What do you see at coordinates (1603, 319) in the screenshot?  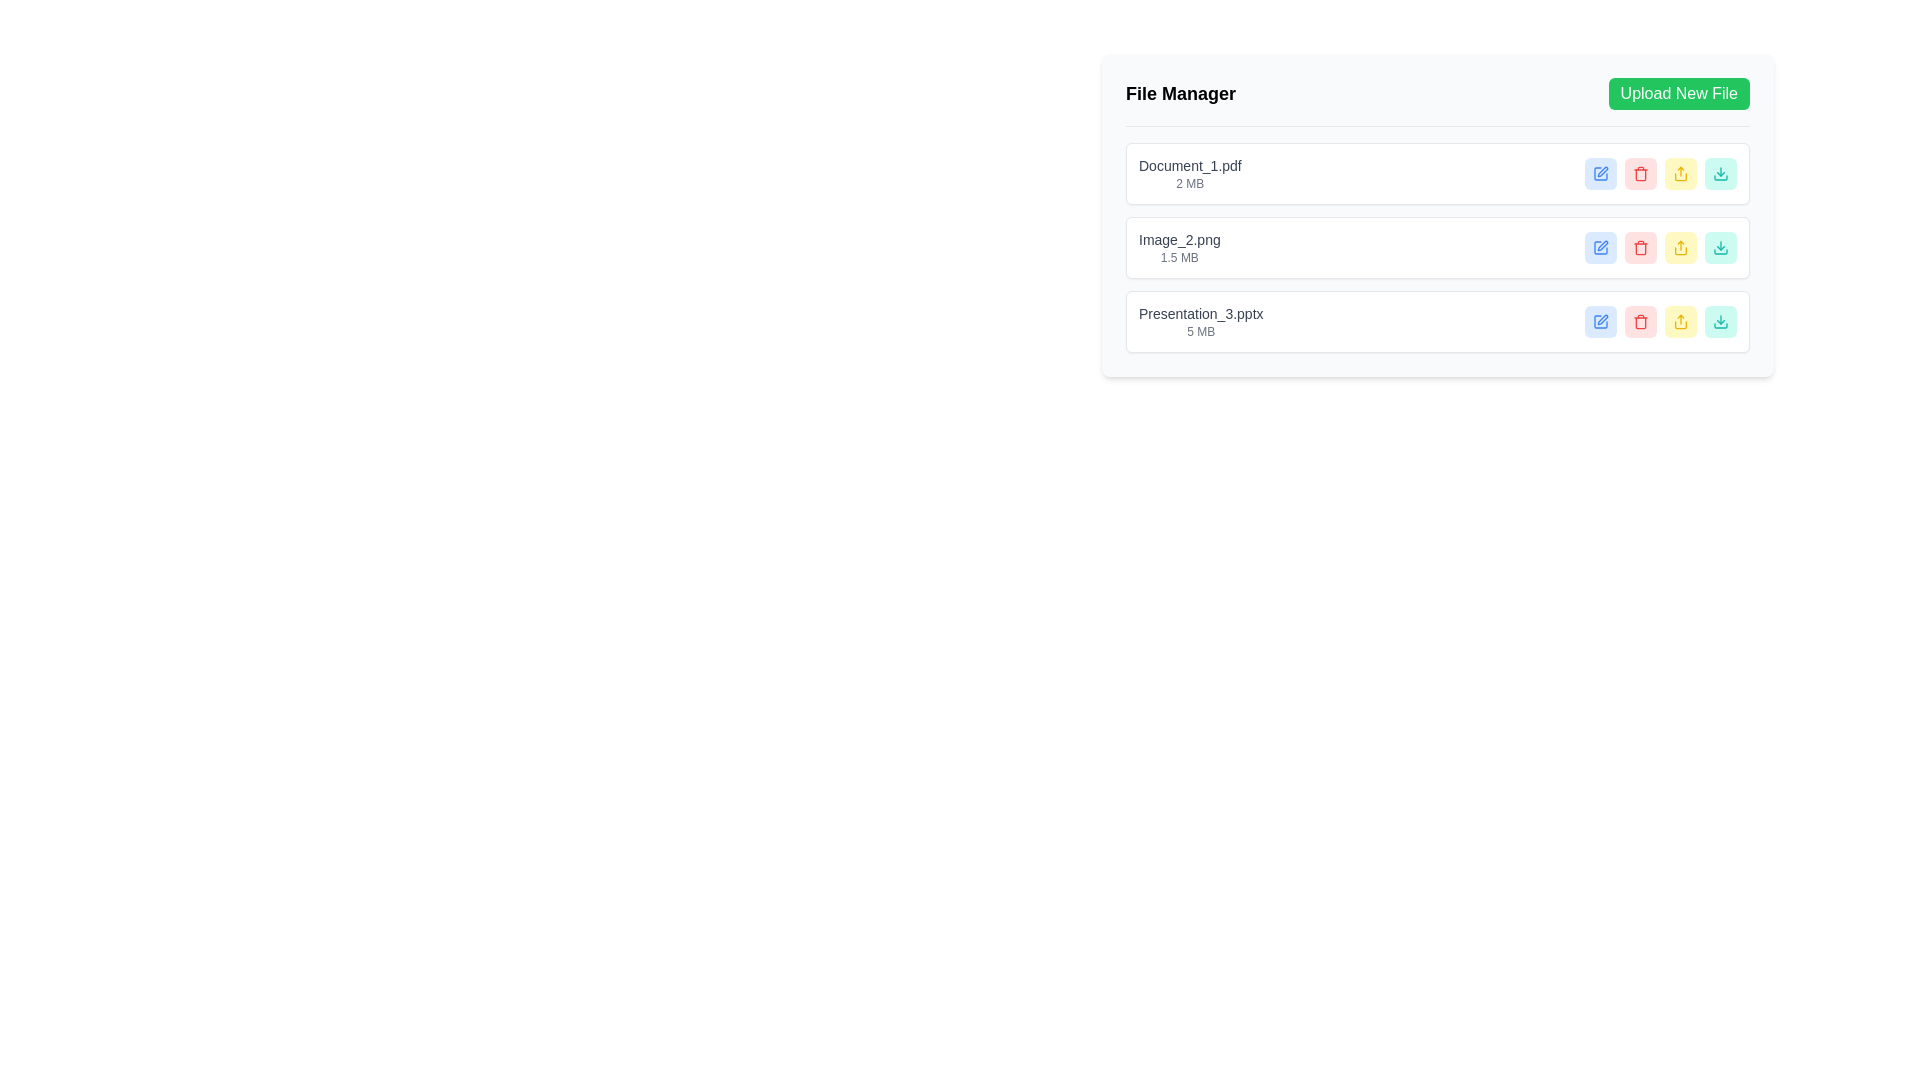 I see `the editing tool icon, which is a small vector graphic resembling a pen diagonally over a square, located in the 'File Manager' interface next to the 'Presentation_3.pptx' file entry` at bounding box center [1603, 319].